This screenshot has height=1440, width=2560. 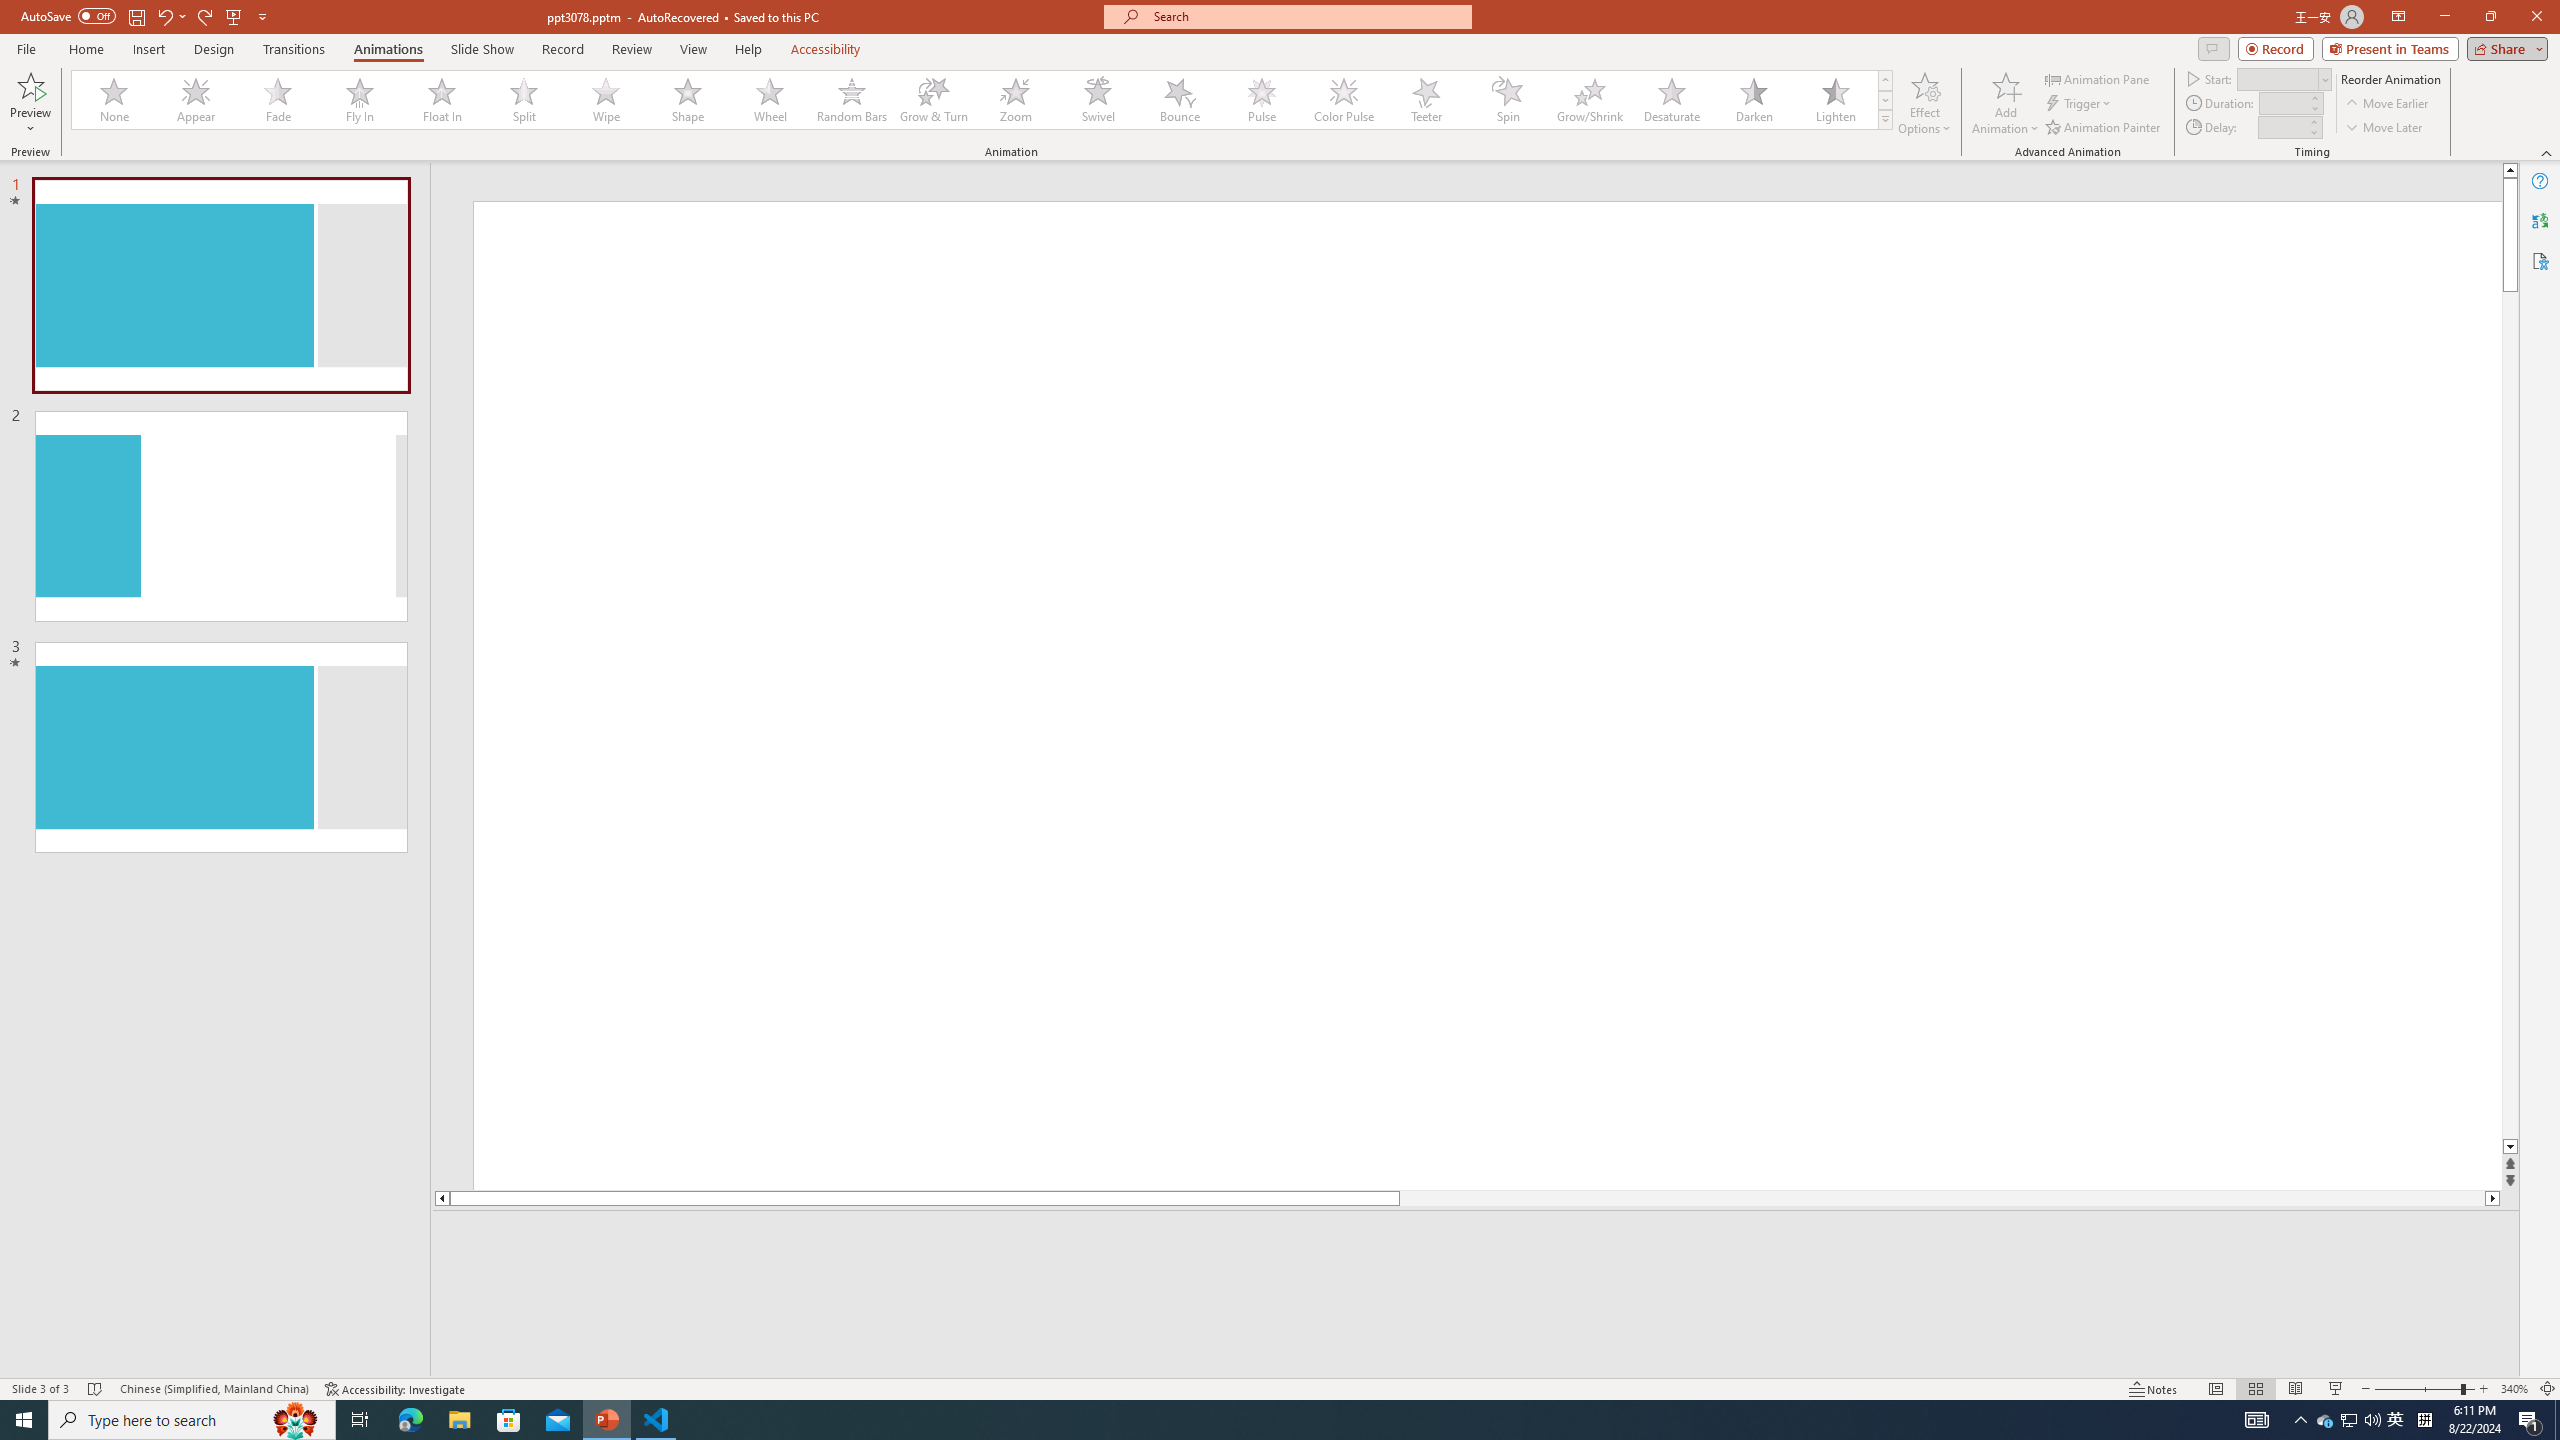 I want to click on 'Pulse', so click(x=1261, y=99).